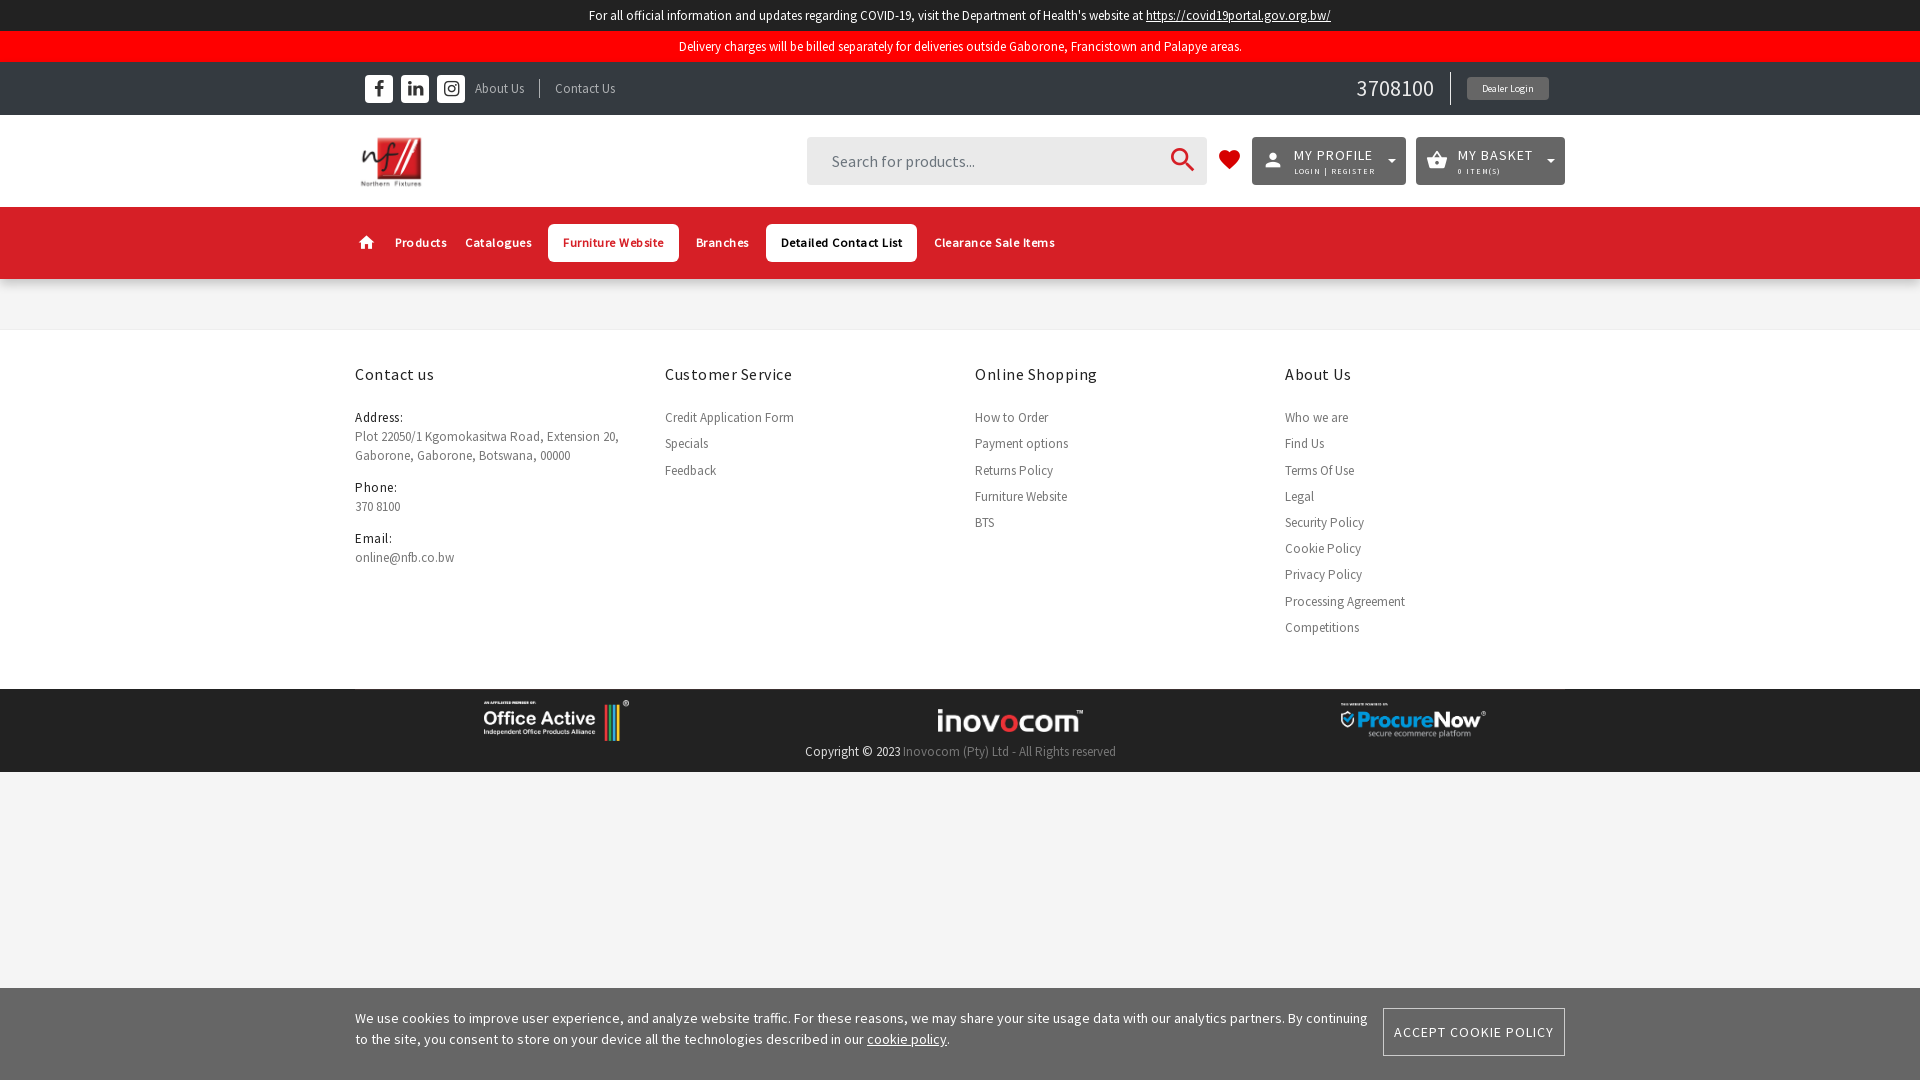 This screenshot has height=1080, width=1920. Describe the element at coordinates (366, 242) in the screenshot. I see `'home'` at that location.